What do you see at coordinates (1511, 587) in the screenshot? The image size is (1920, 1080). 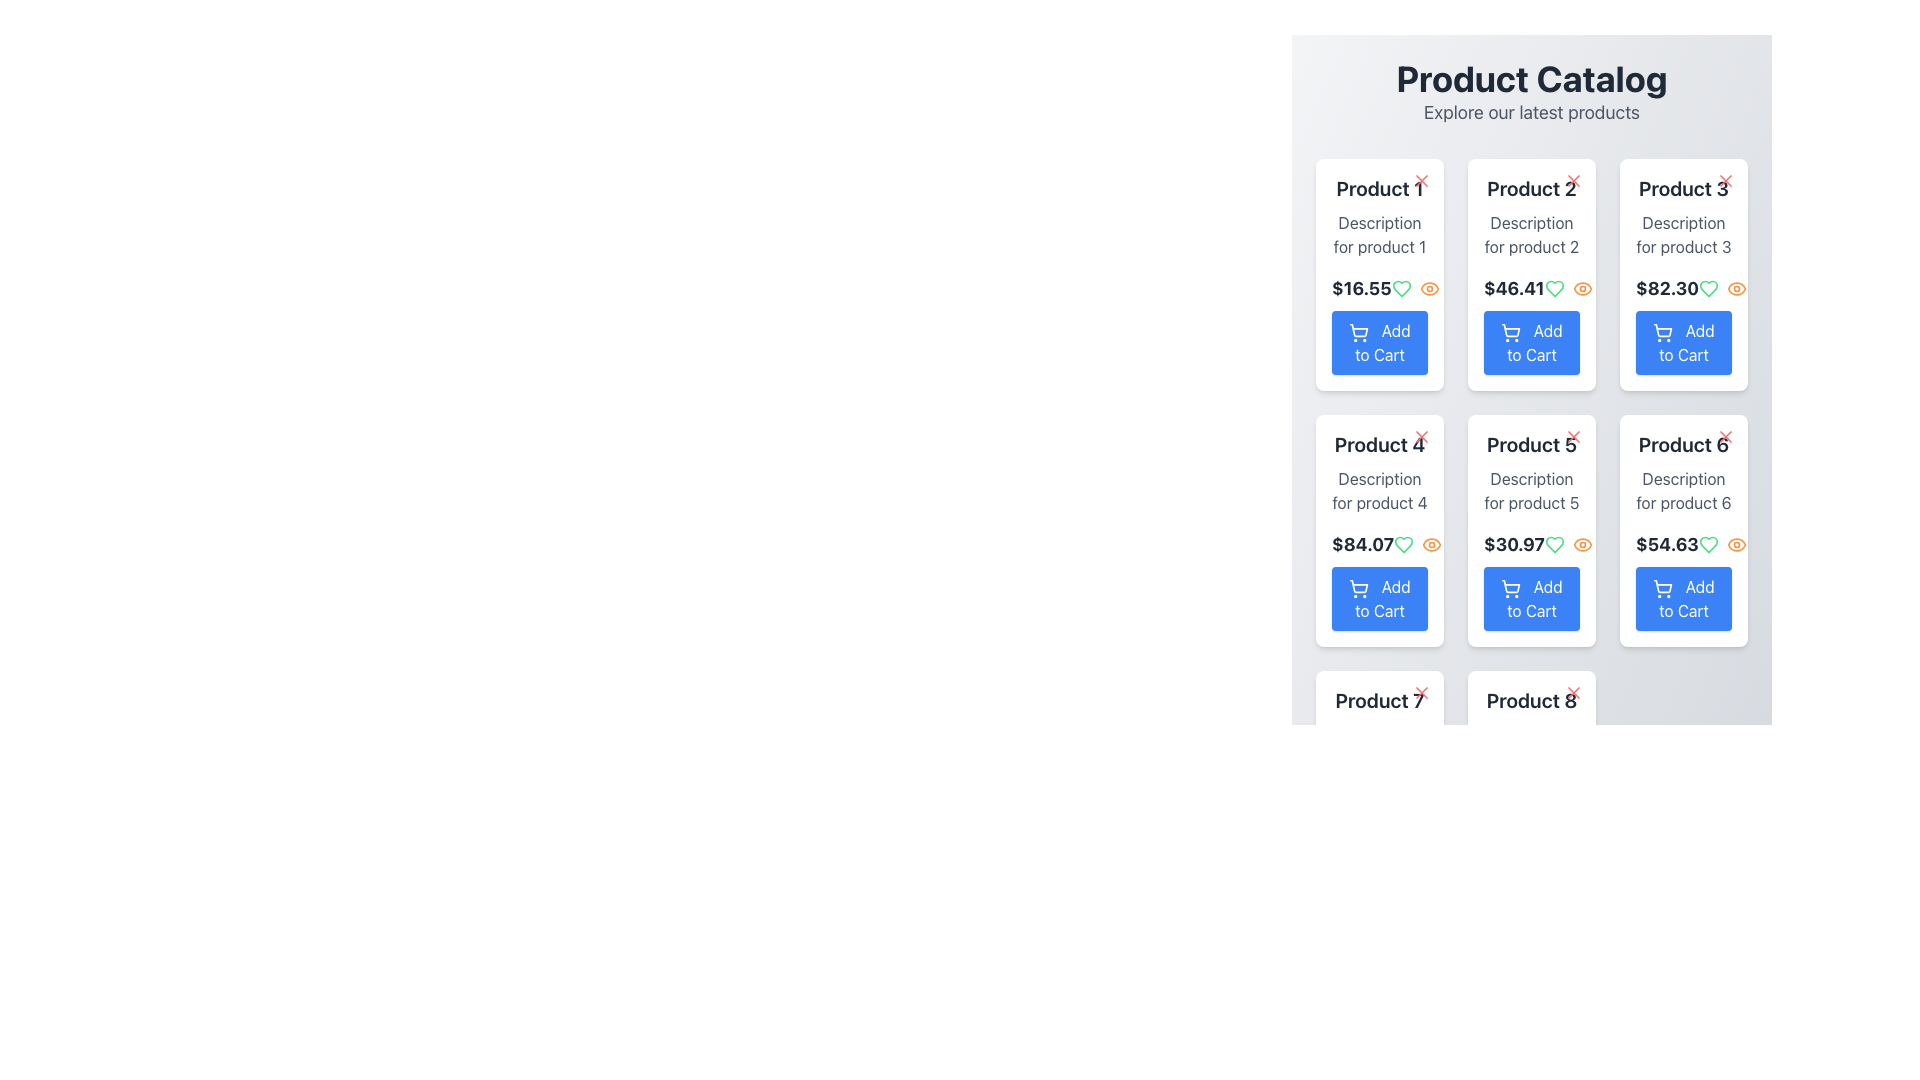 I see `the shopping cart icon within the 'Add to Cart' button` at bounding box center [1511, 587].